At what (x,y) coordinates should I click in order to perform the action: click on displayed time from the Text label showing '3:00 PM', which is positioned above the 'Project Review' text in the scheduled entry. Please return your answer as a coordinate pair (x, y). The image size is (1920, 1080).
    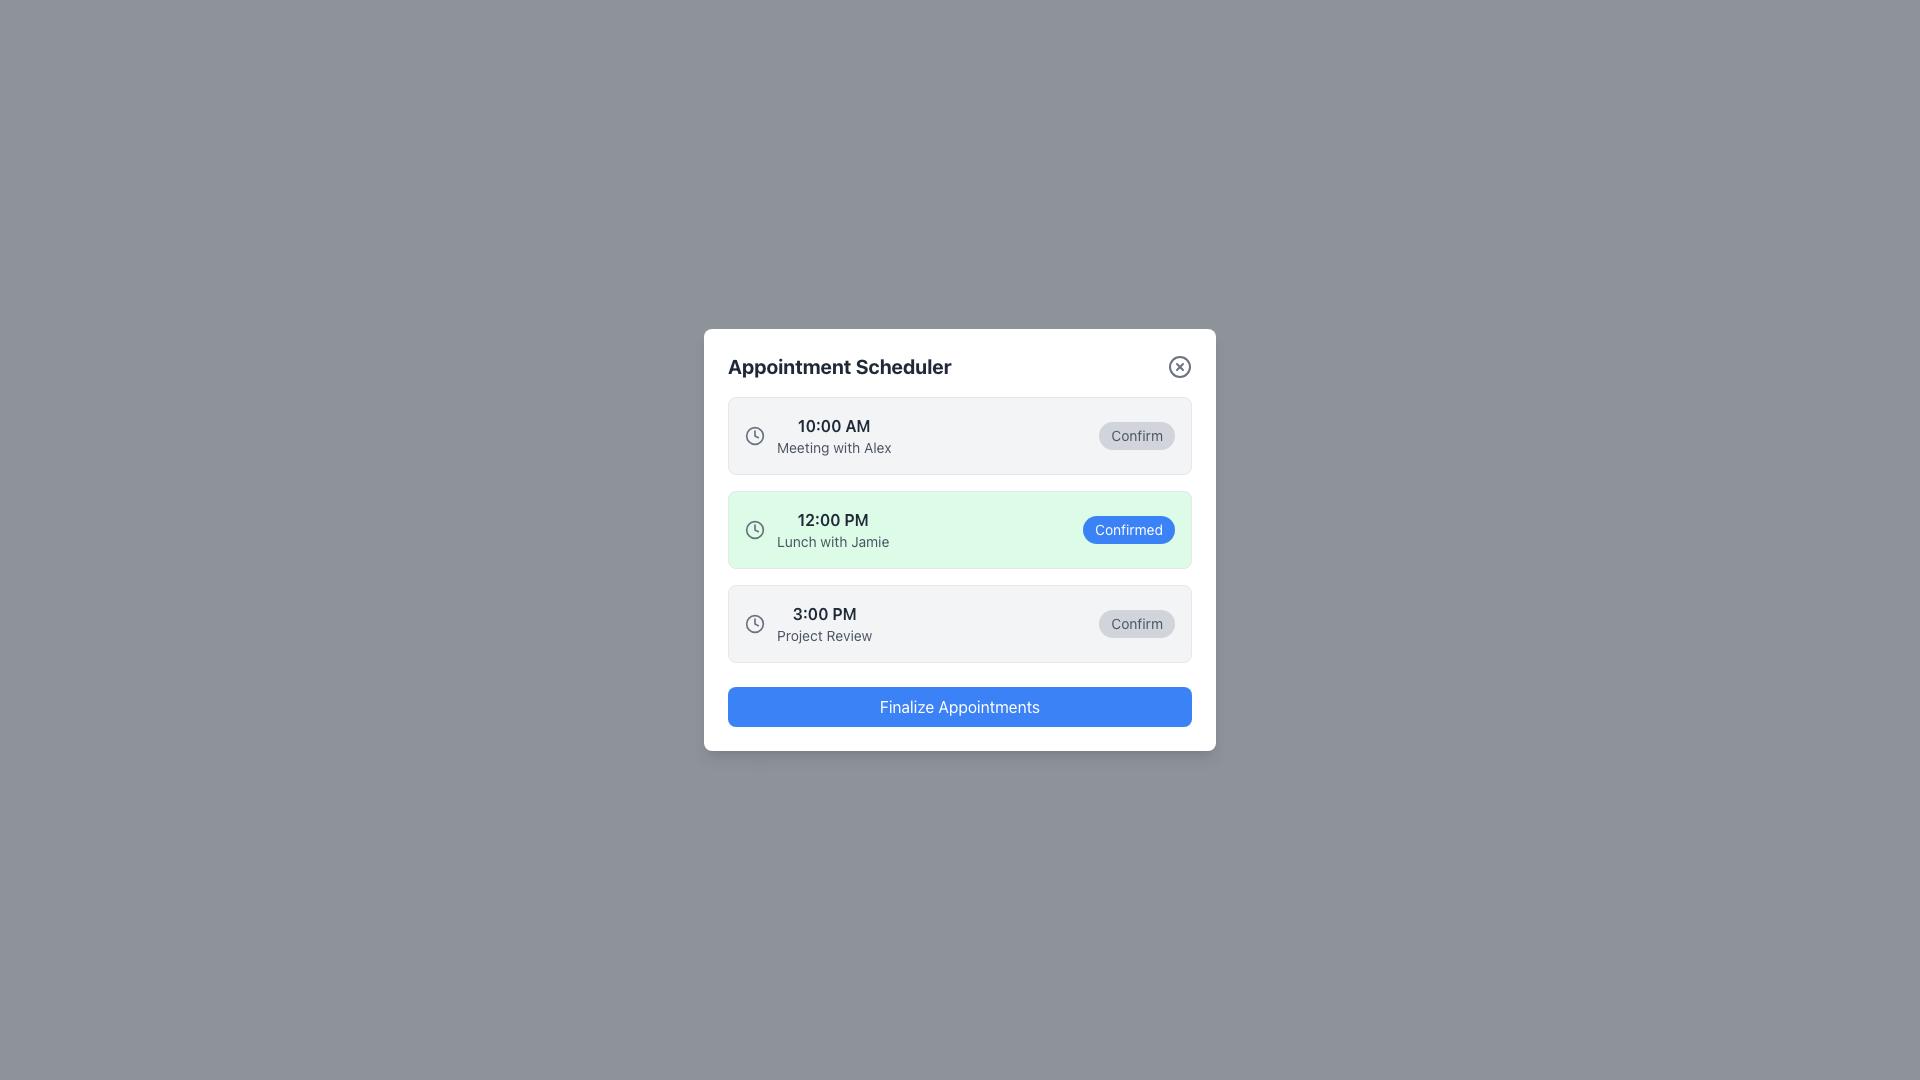
    Looking at the image, I should click on (824, 612).